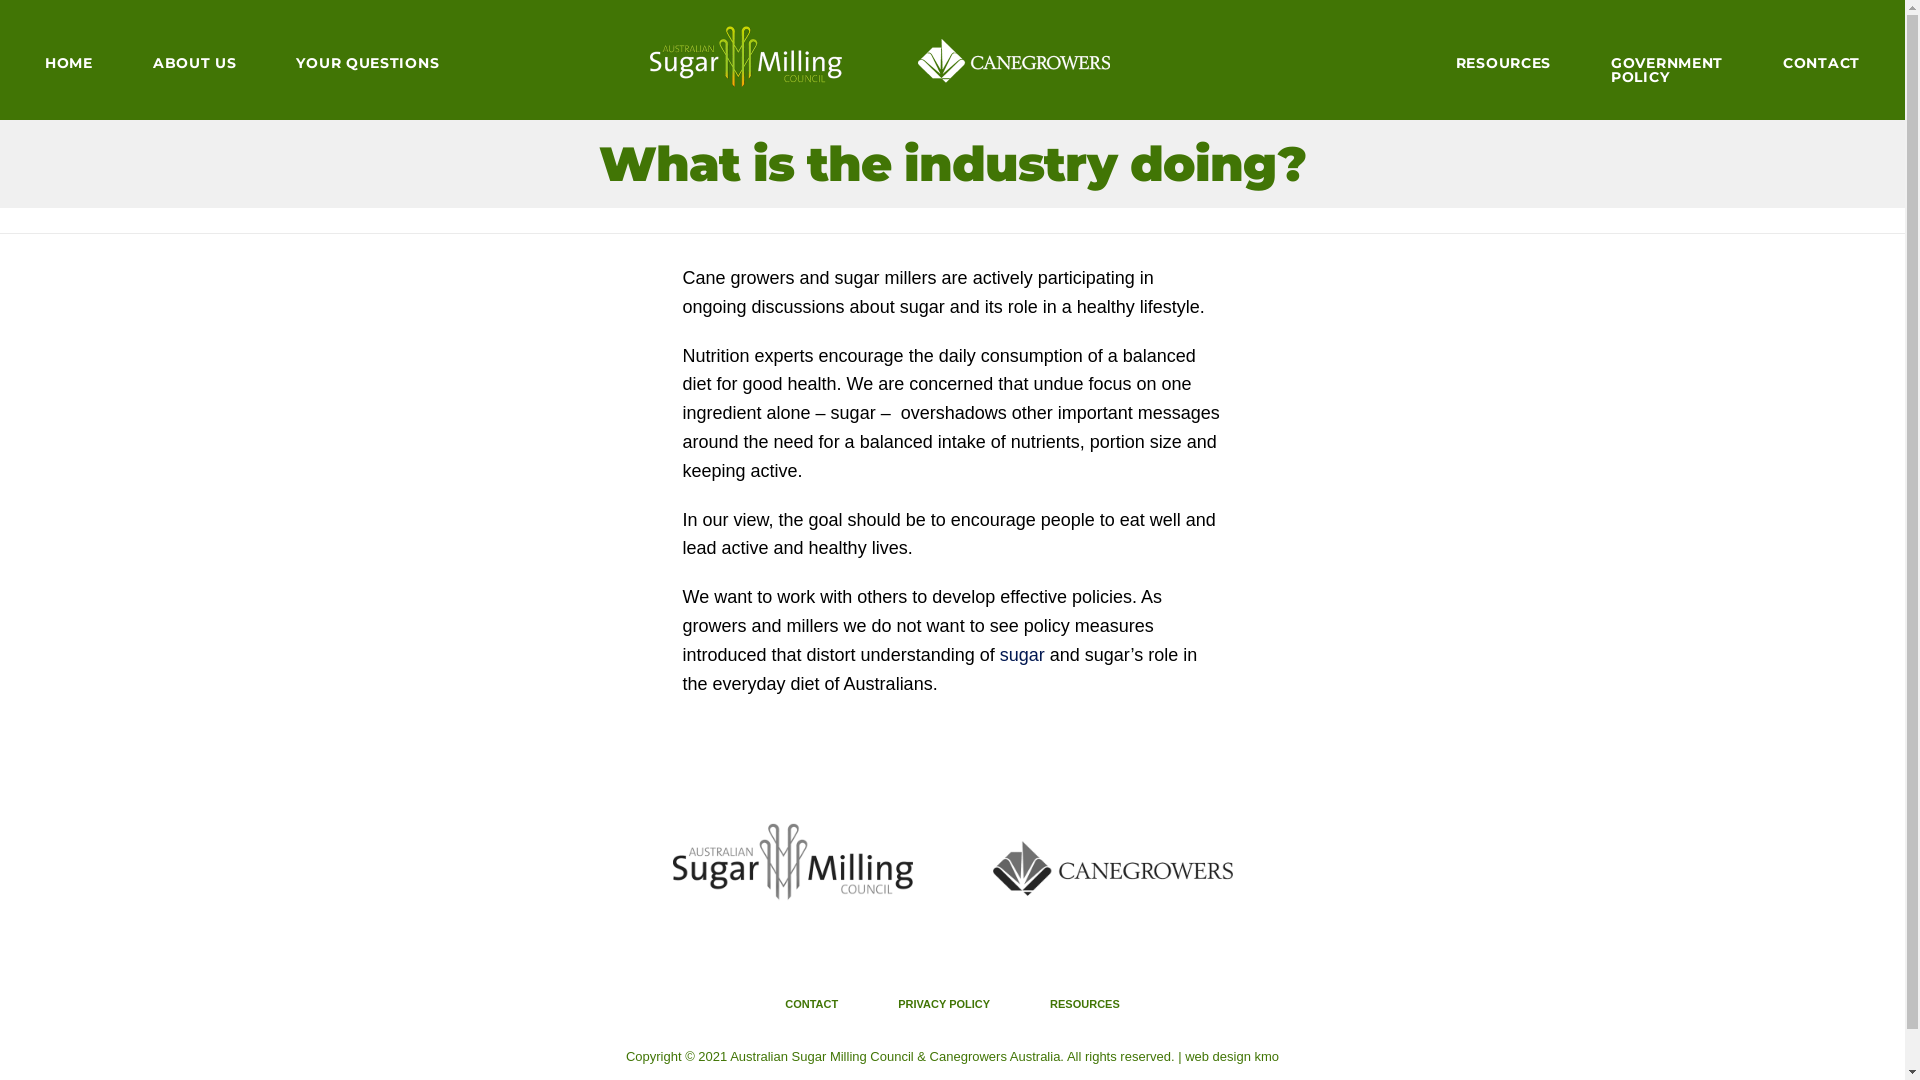 The height and width of the screenshot is (1080, 1920). I want to click on 'PRIVACY POLICY', so click(943, 1003).